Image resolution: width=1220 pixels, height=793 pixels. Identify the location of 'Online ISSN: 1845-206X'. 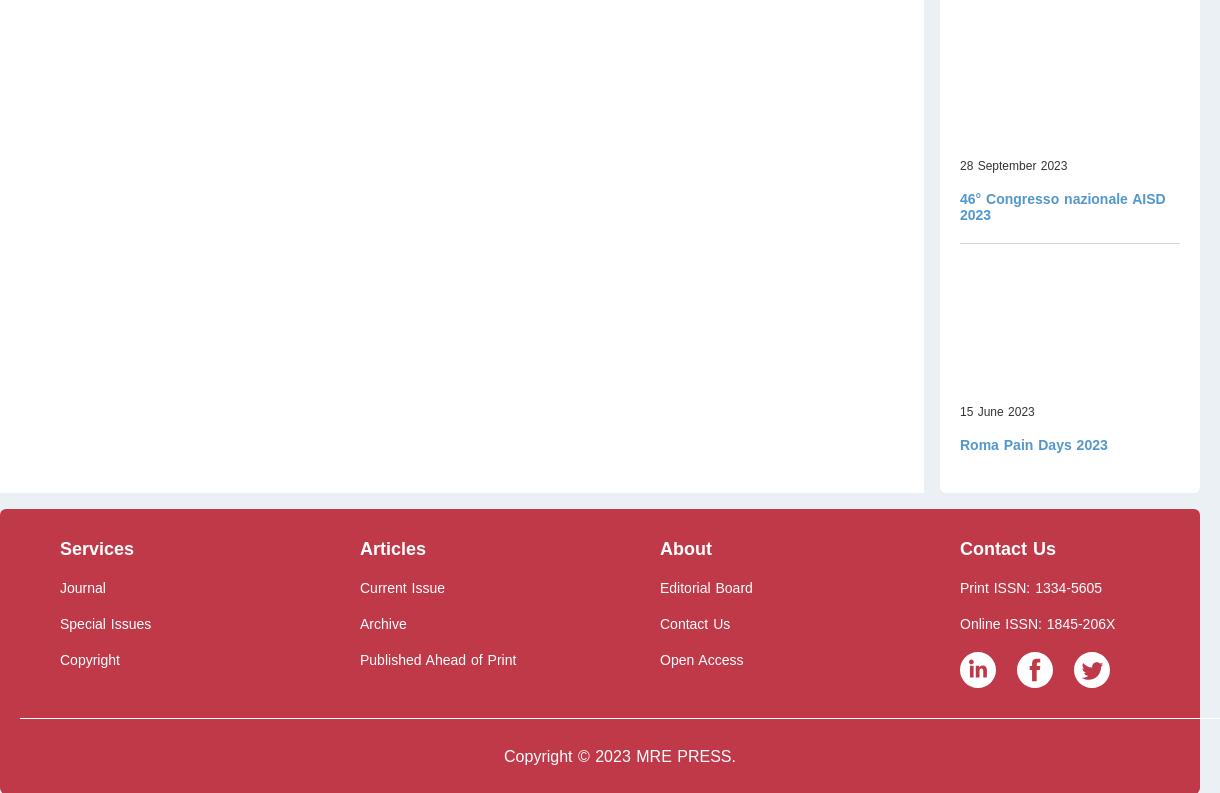
(1037, 623).